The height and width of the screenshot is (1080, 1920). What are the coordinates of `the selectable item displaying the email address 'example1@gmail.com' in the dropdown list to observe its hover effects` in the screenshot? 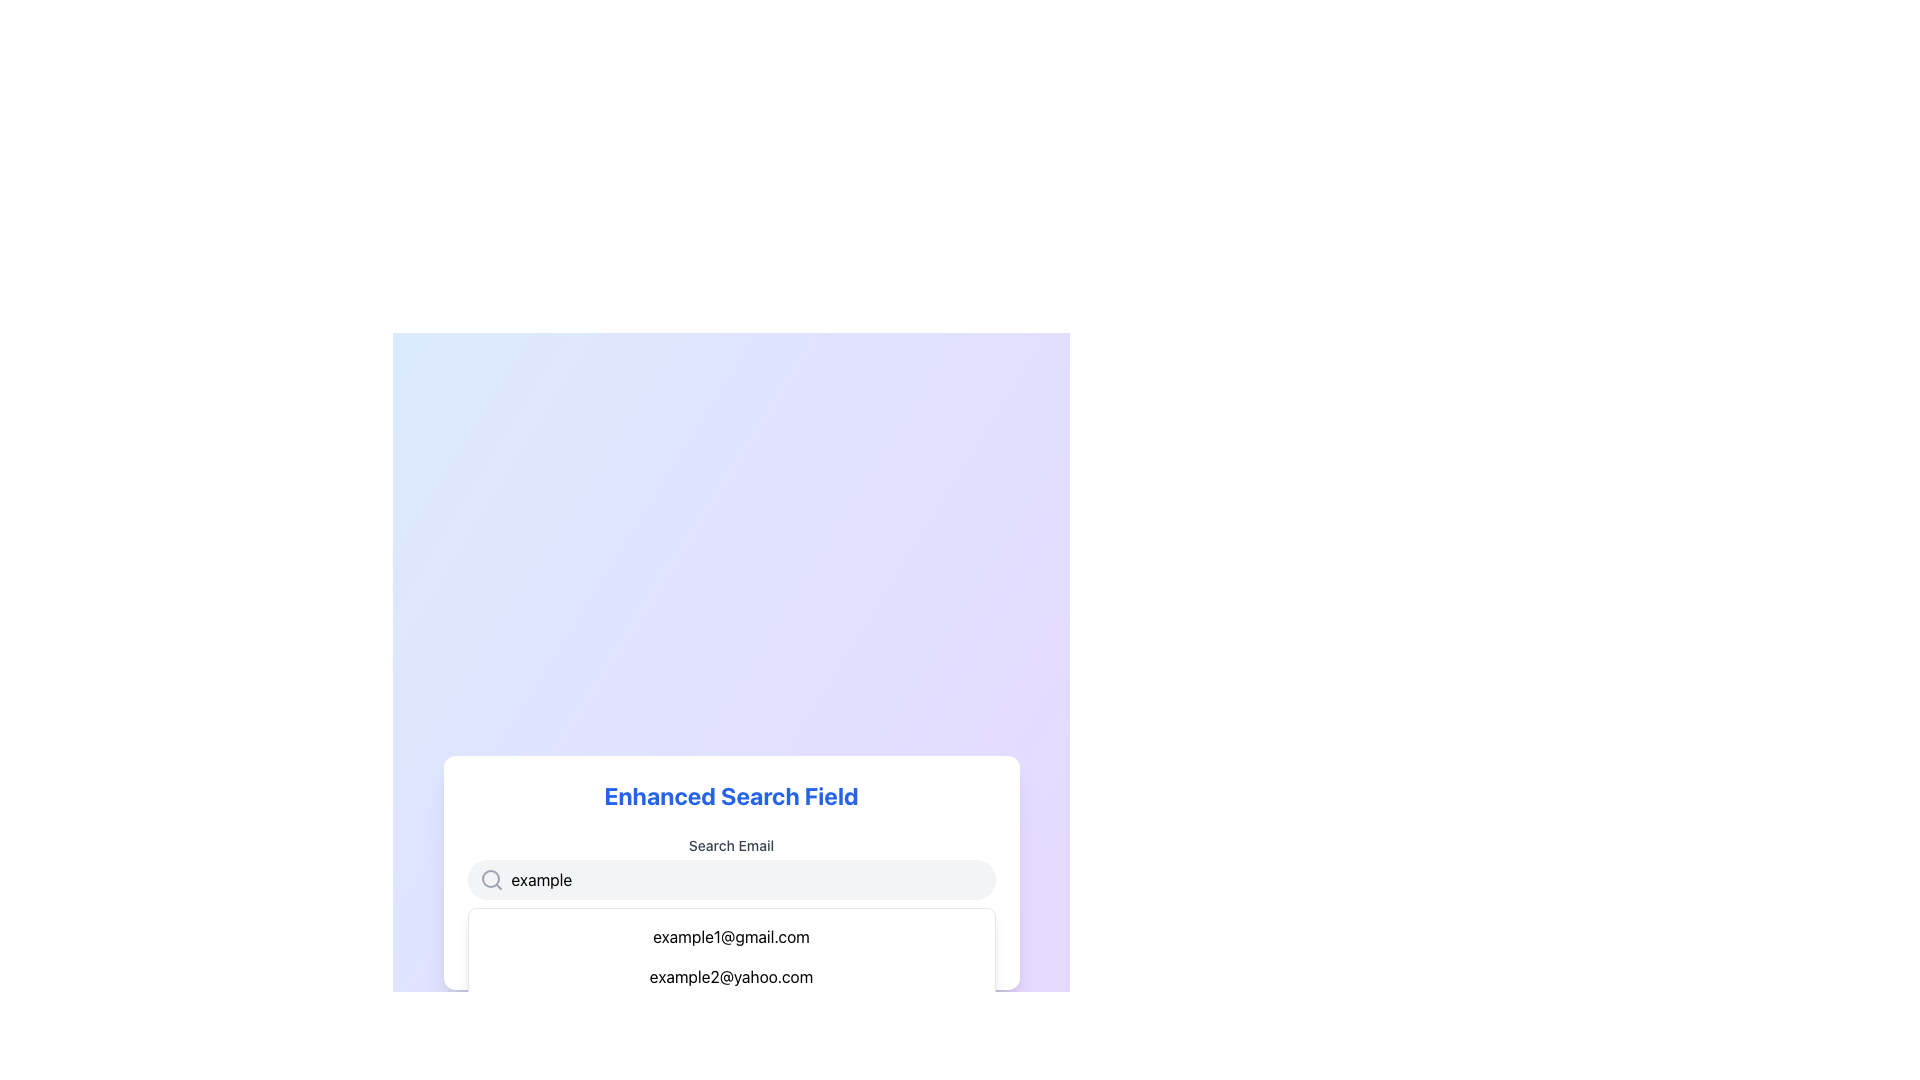 It's located at (730, 937).